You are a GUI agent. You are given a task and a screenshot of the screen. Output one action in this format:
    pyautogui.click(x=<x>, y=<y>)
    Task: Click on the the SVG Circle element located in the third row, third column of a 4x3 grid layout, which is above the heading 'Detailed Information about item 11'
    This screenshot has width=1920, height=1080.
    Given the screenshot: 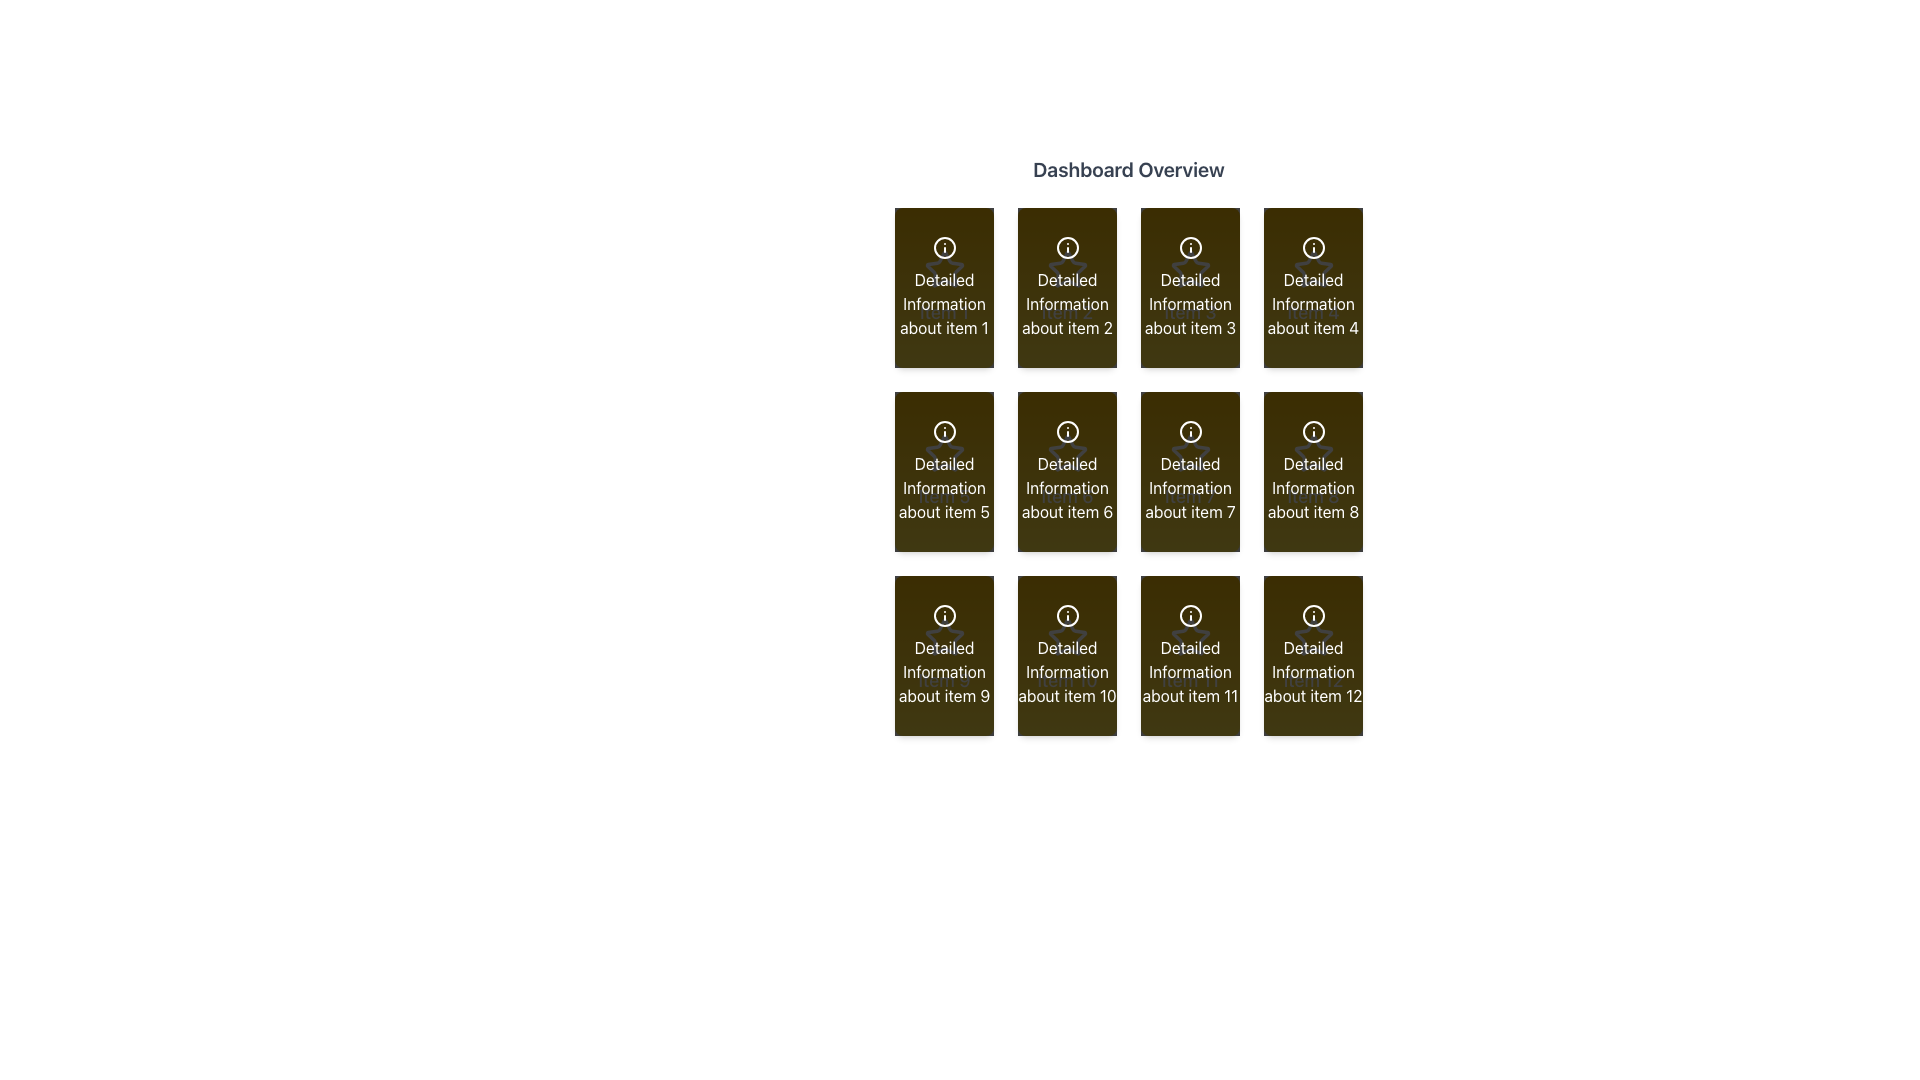 What is the action you would take?
    pyautogui.click(x=1190, y=615)
    